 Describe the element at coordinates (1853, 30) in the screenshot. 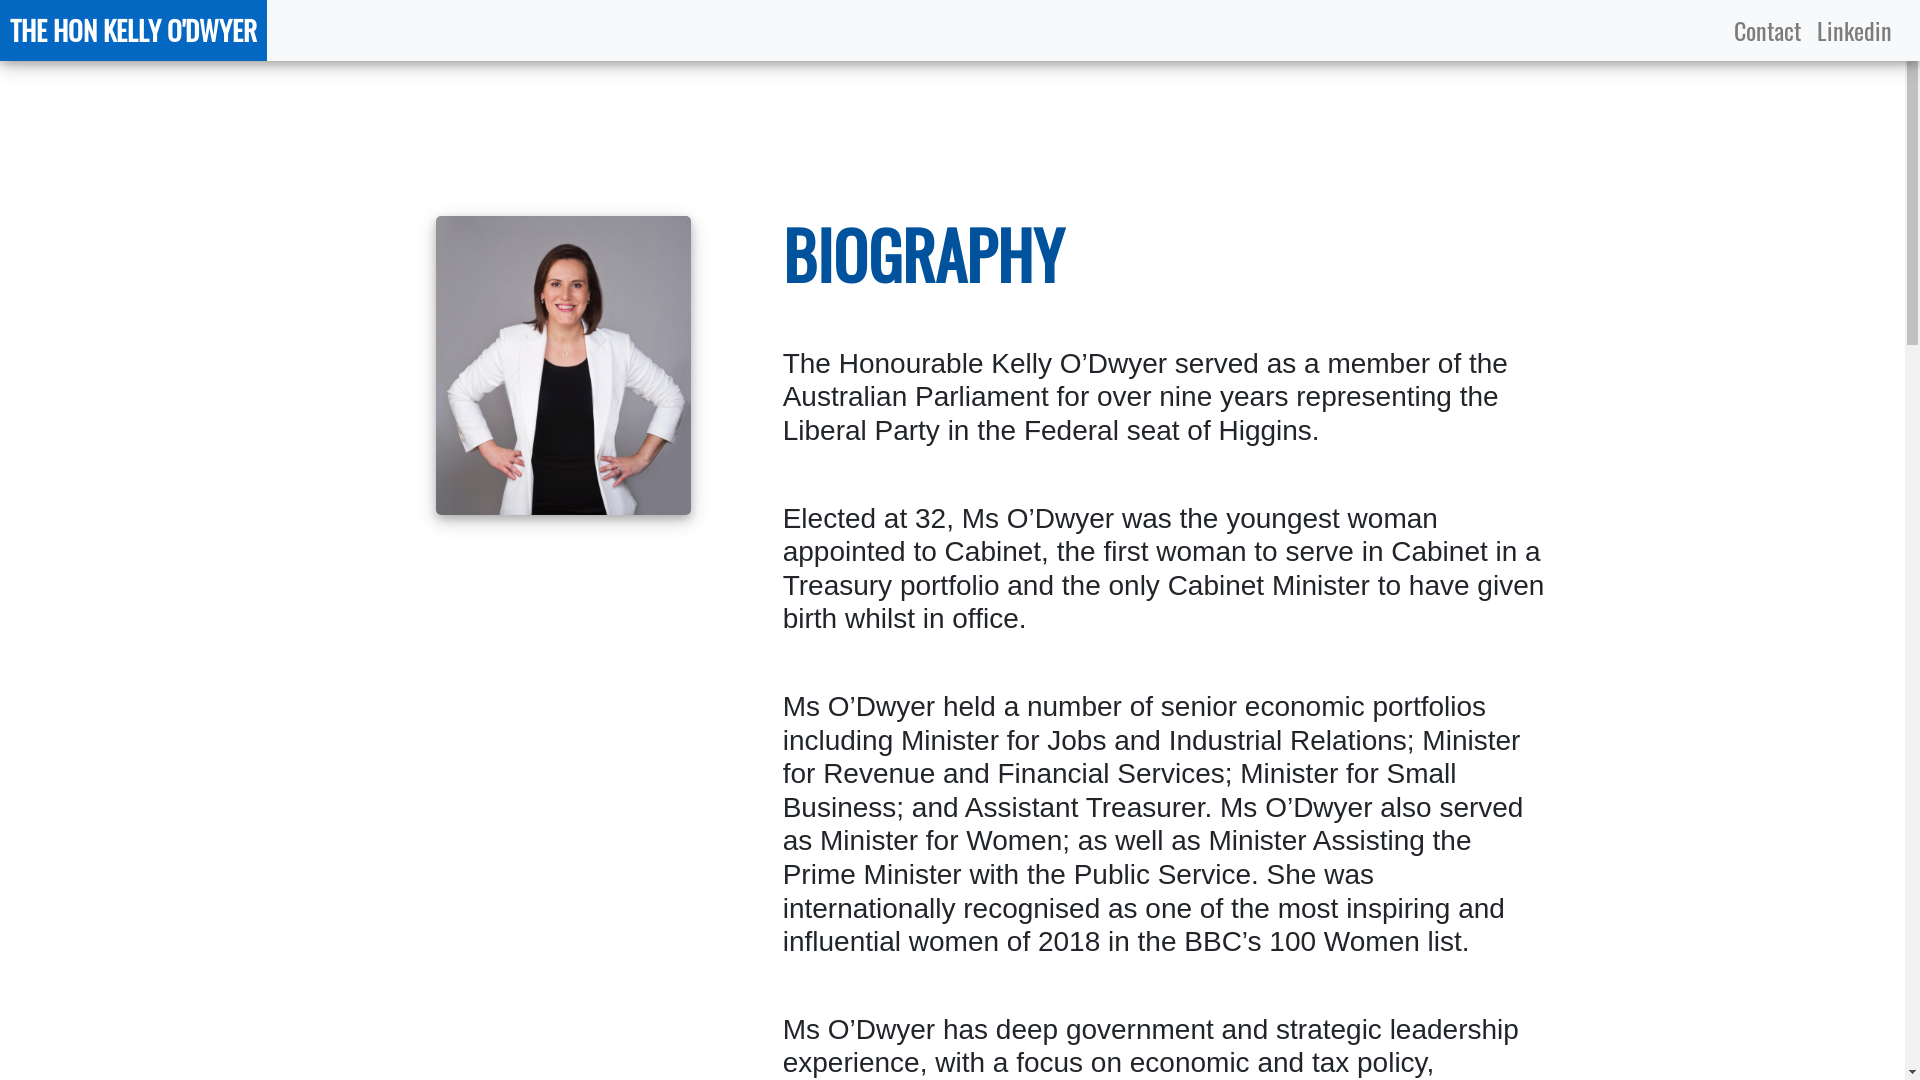

I see `'Linkedin'` at that location.